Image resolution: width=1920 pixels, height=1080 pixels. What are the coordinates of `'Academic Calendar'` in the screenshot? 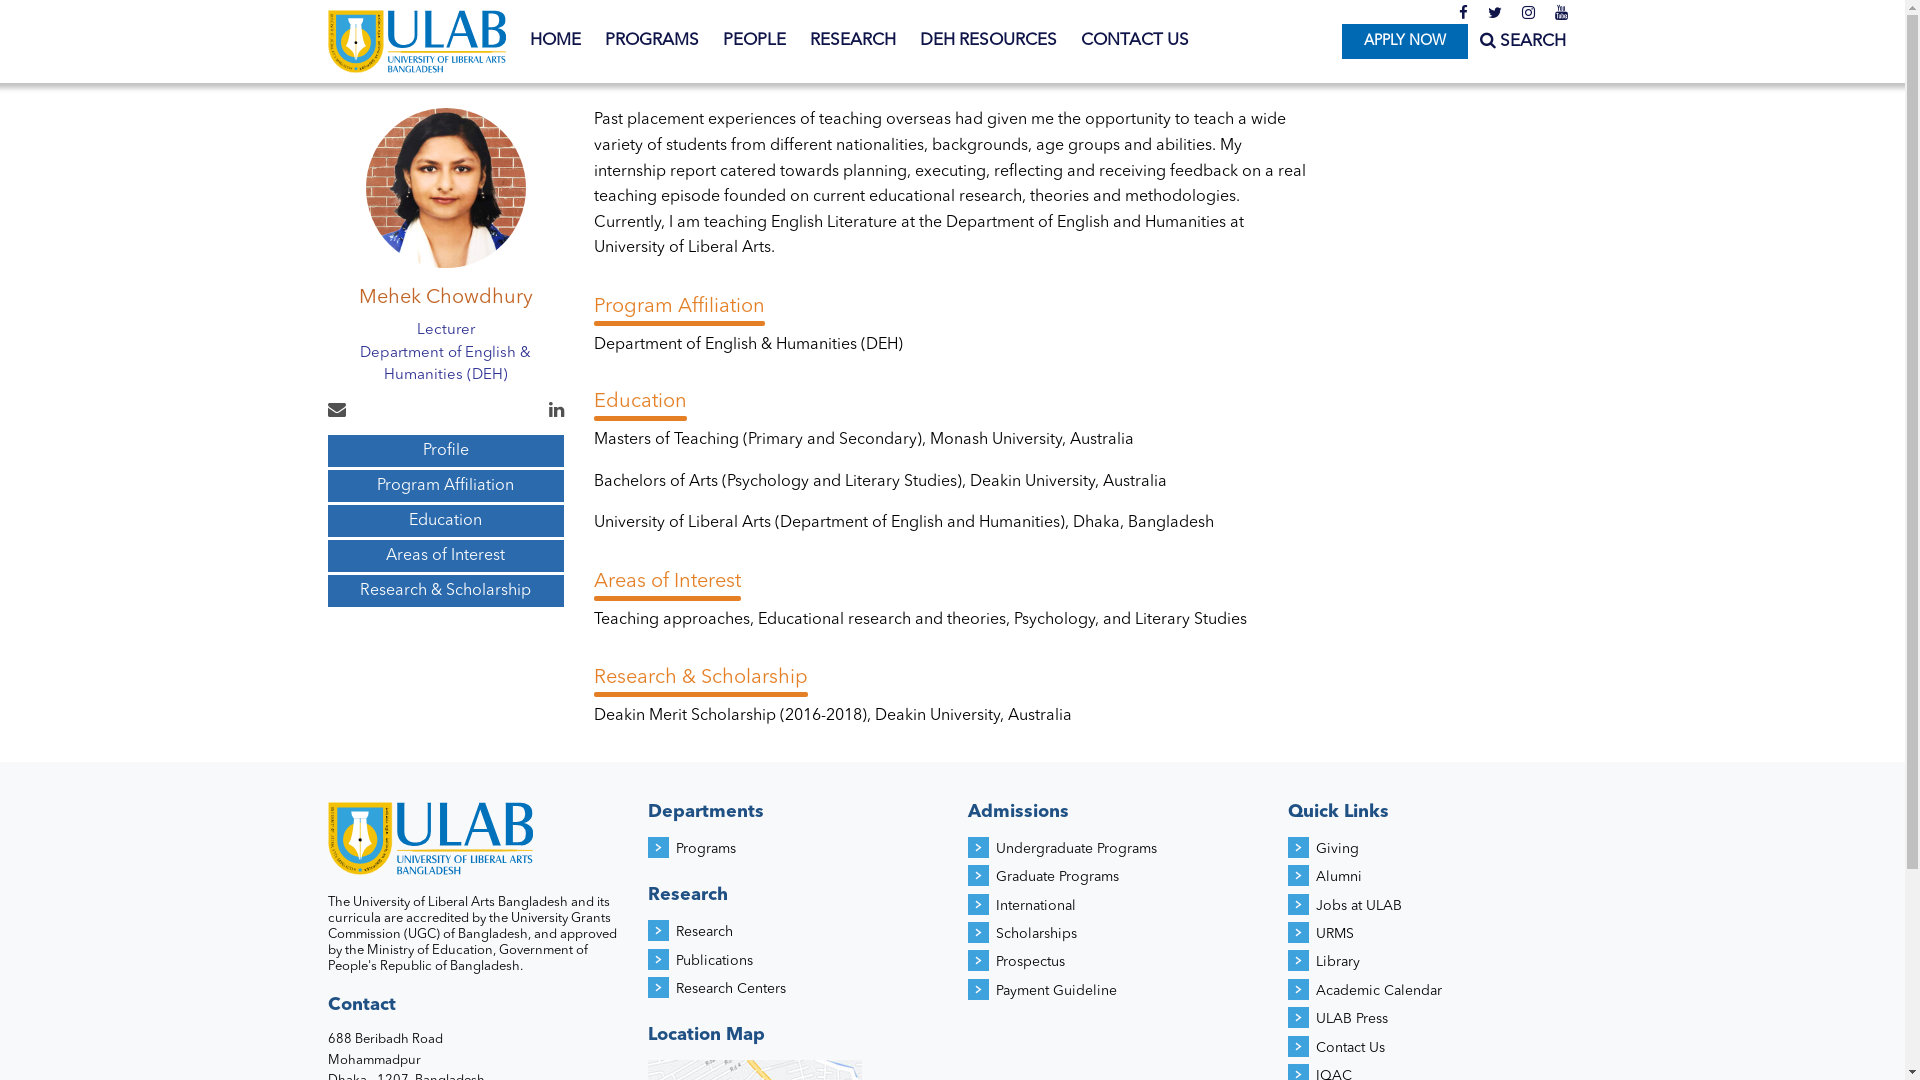 It's located at (1377, 991).